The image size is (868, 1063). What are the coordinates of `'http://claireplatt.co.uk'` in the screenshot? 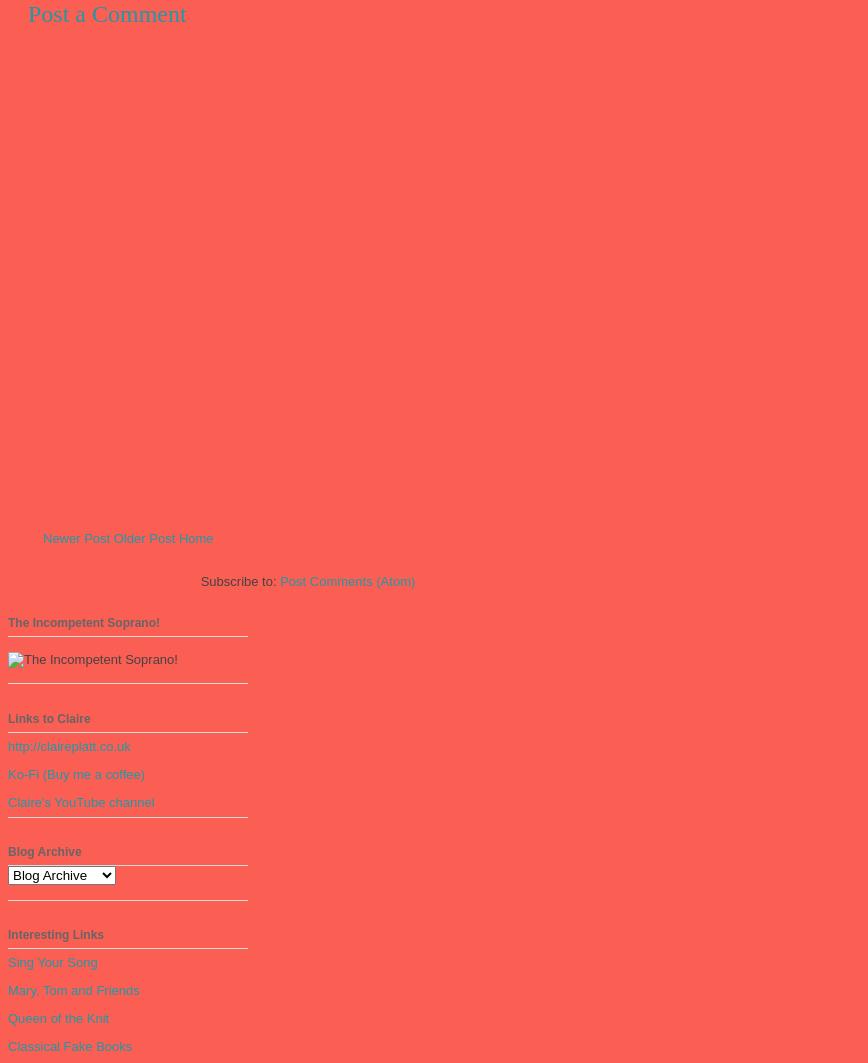 It's located at (69, 745).